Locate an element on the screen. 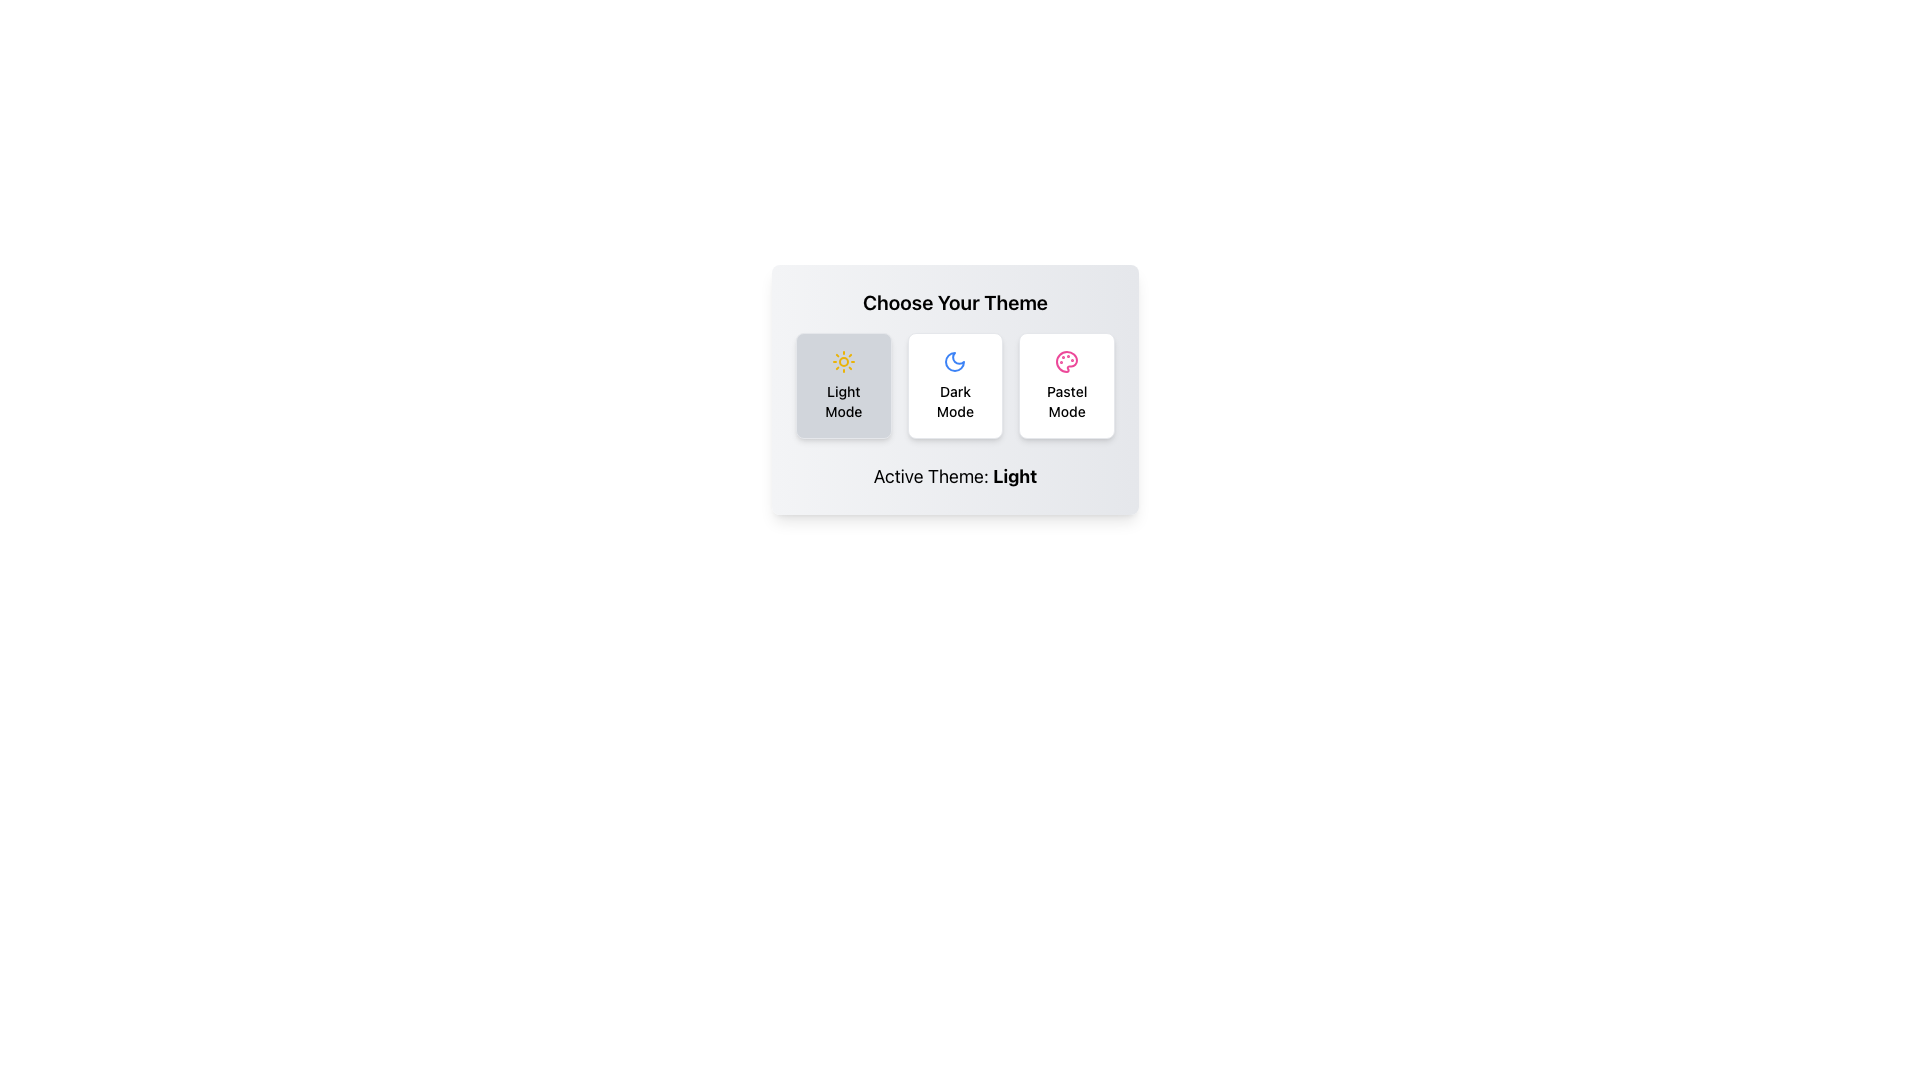  the 'Pastel Mode' theme icon, which is positioned at the top center above the text 'Pastel Mode' is located at coordinates (1066, 362).